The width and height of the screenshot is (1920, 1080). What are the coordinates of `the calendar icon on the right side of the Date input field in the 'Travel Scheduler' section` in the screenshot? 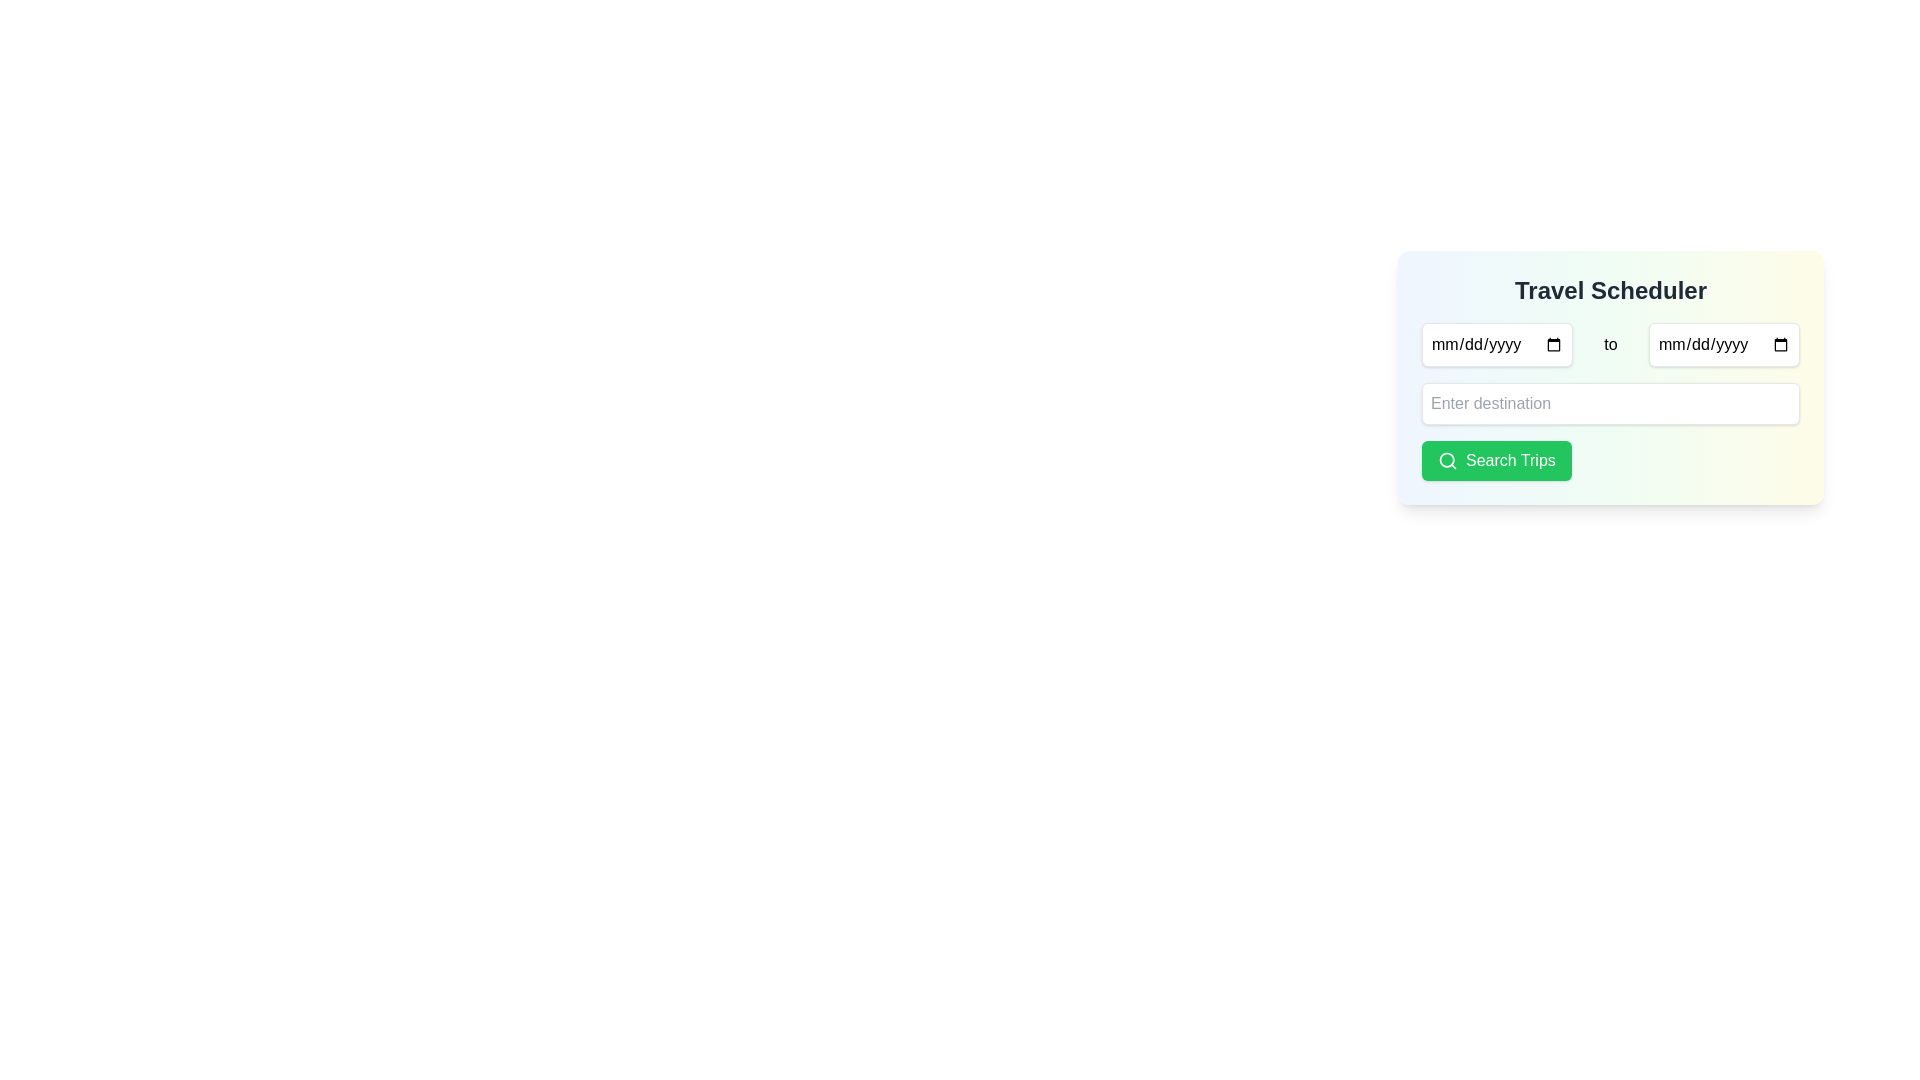 It's located at (1723, 343).